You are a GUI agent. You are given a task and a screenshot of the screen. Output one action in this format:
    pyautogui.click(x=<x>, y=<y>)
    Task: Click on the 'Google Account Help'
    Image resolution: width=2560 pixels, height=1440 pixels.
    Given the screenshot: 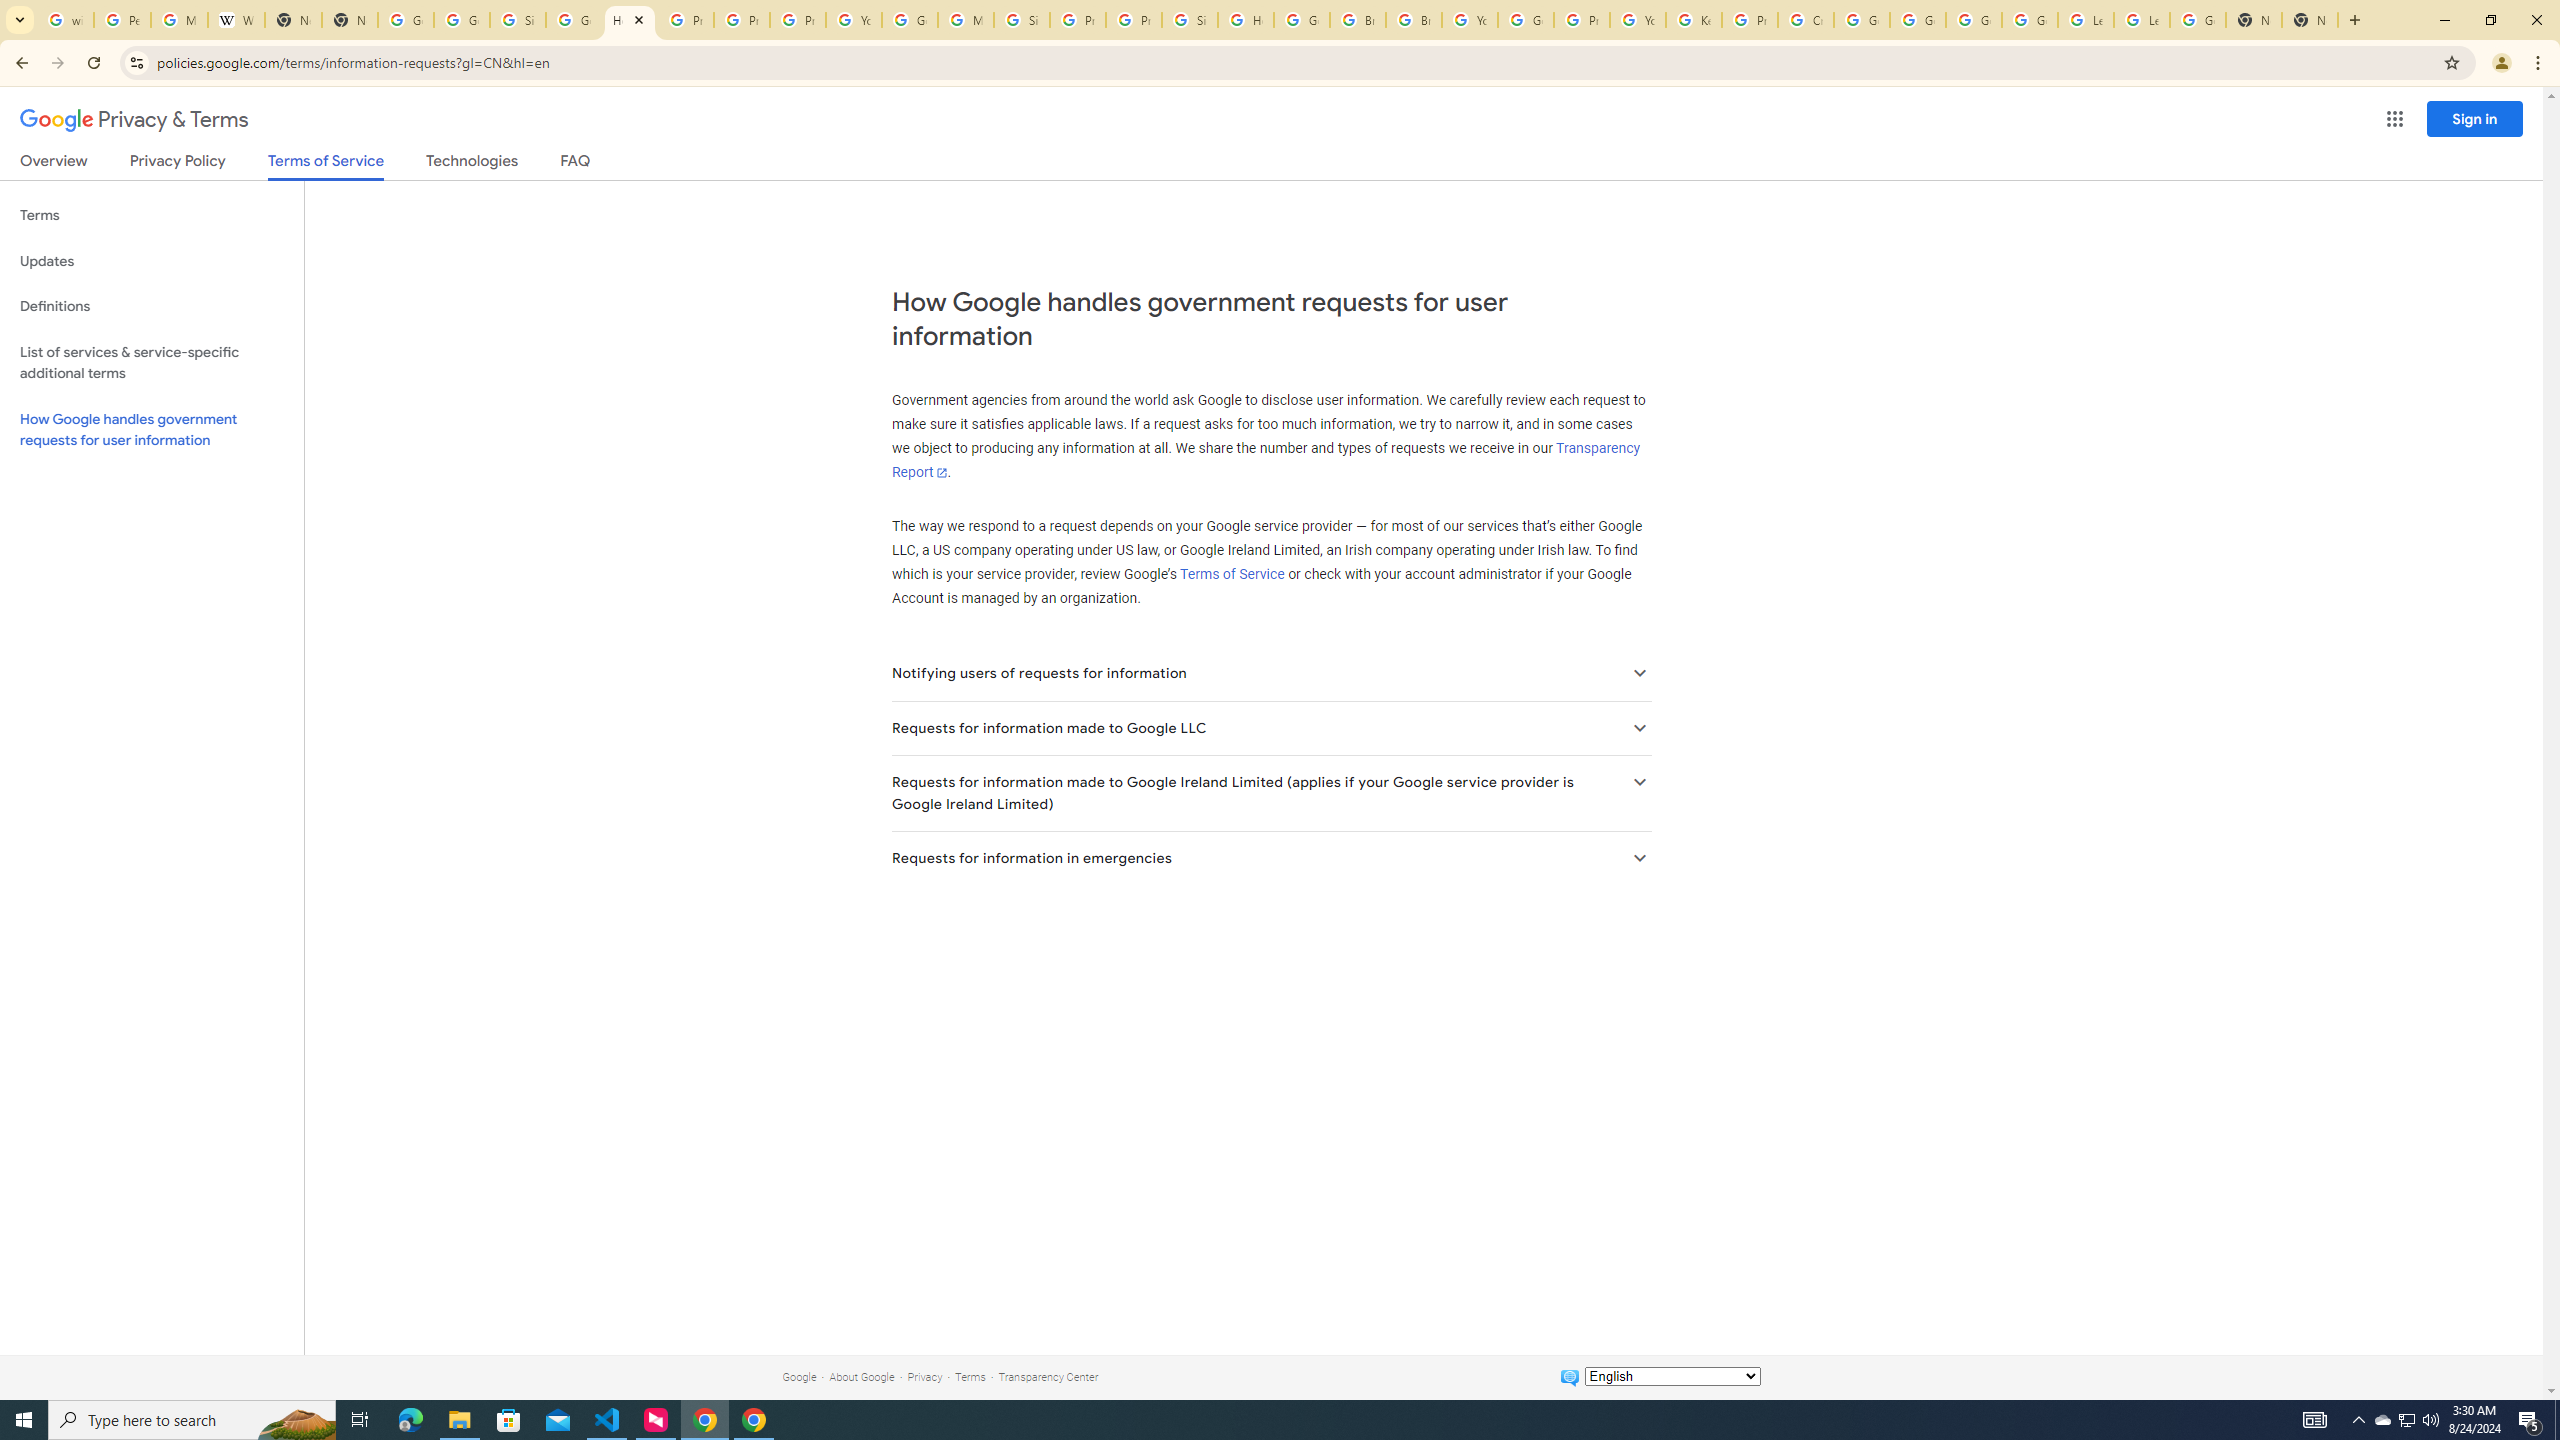 What is the action you would take?
    pyautogui.click(x=1917, y=19)
    